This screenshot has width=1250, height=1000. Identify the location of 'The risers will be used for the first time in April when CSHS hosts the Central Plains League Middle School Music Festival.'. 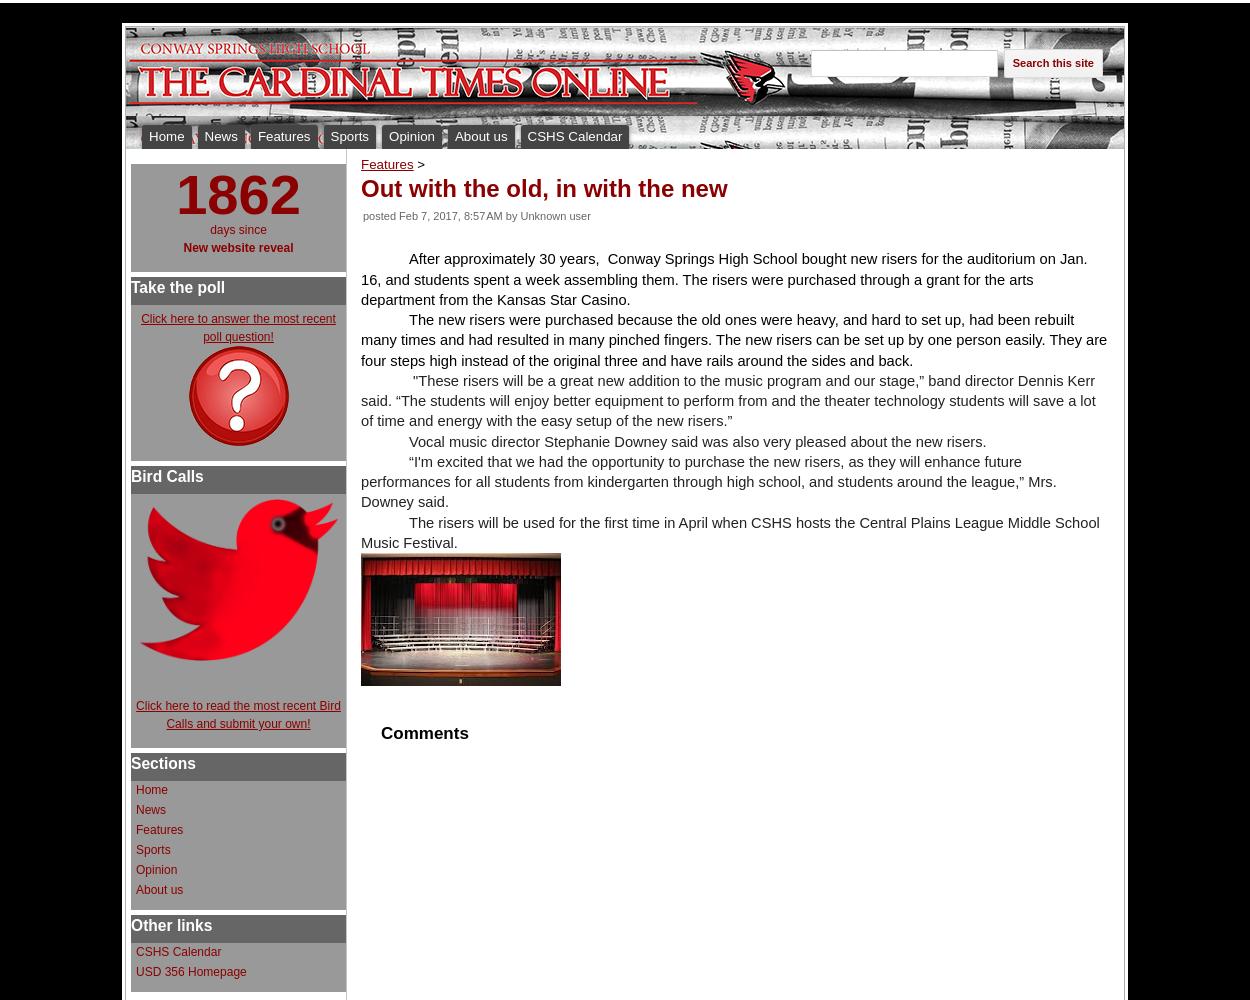
(360, 532).